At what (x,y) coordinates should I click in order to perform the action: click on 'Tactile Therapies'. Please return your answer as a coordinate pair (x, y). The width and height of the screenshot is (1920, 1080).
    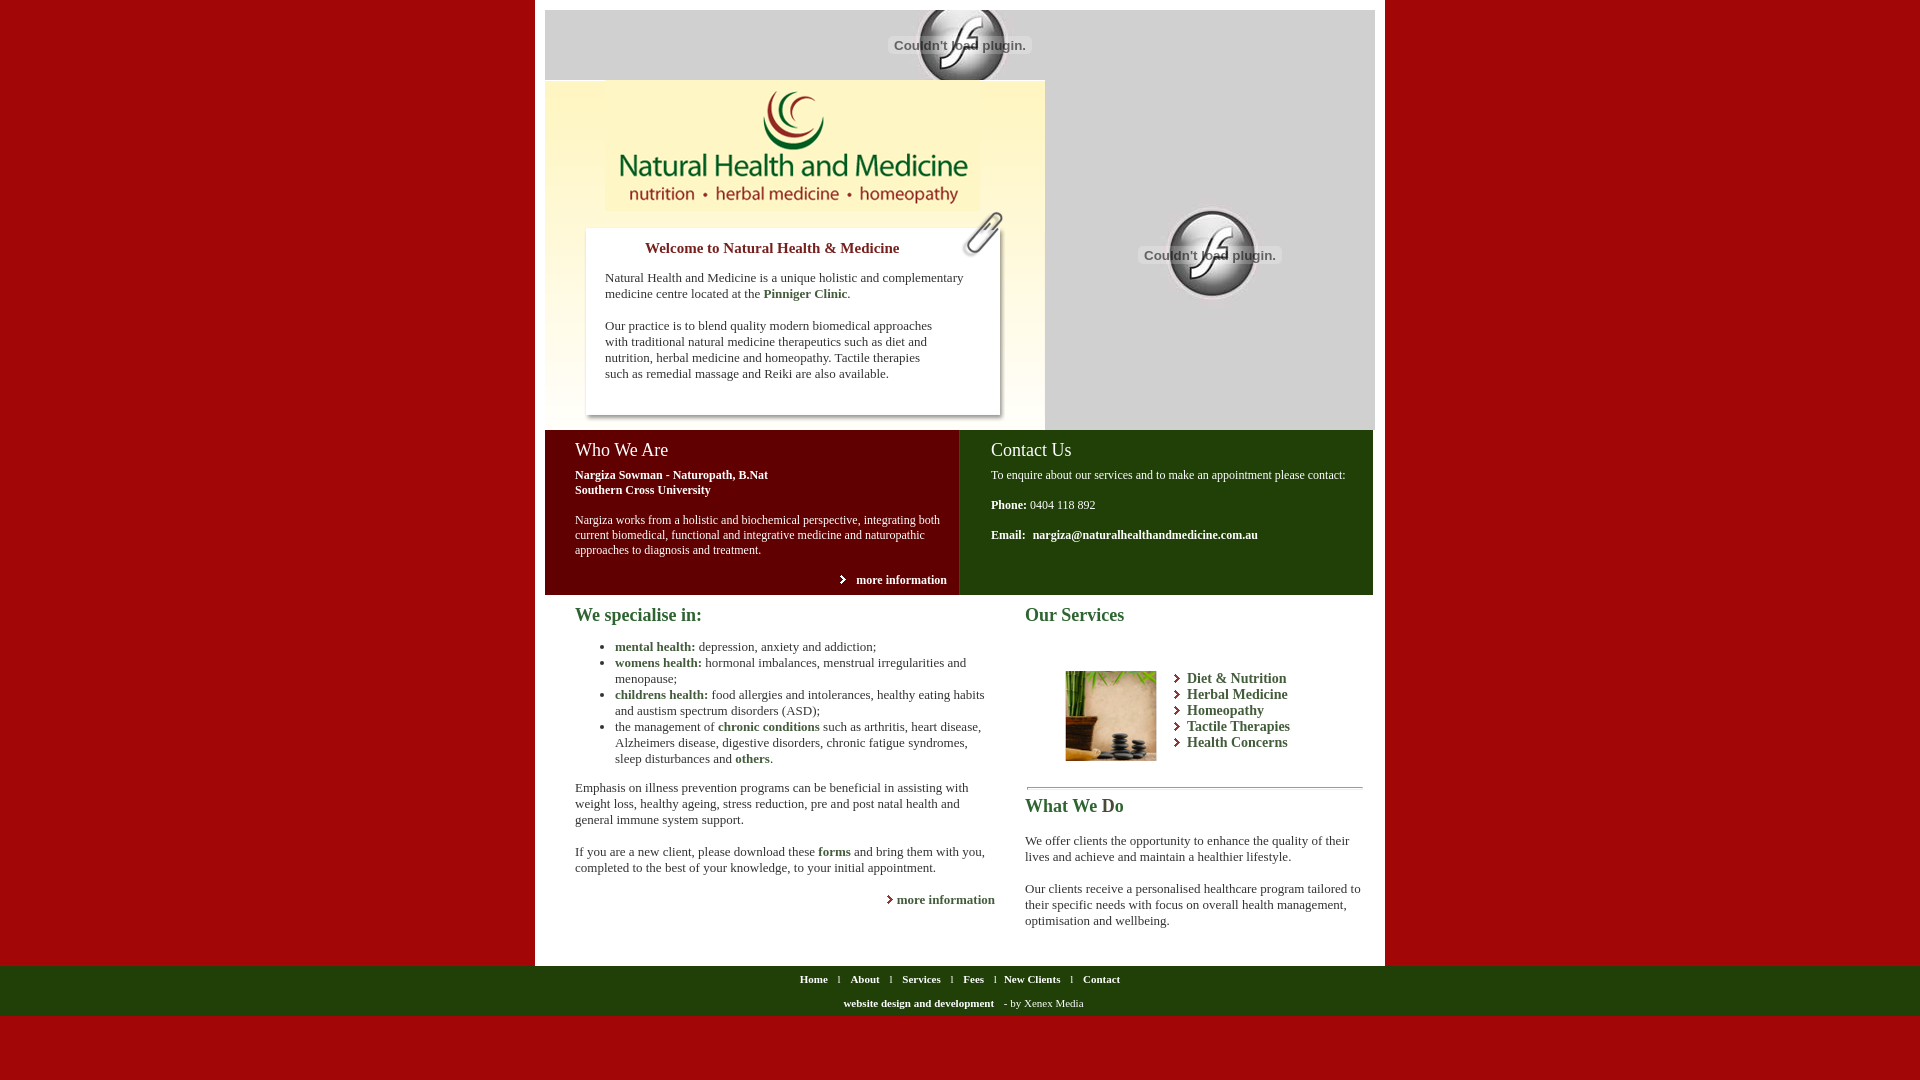
    Looking at the image, I should click on (1237, 726).